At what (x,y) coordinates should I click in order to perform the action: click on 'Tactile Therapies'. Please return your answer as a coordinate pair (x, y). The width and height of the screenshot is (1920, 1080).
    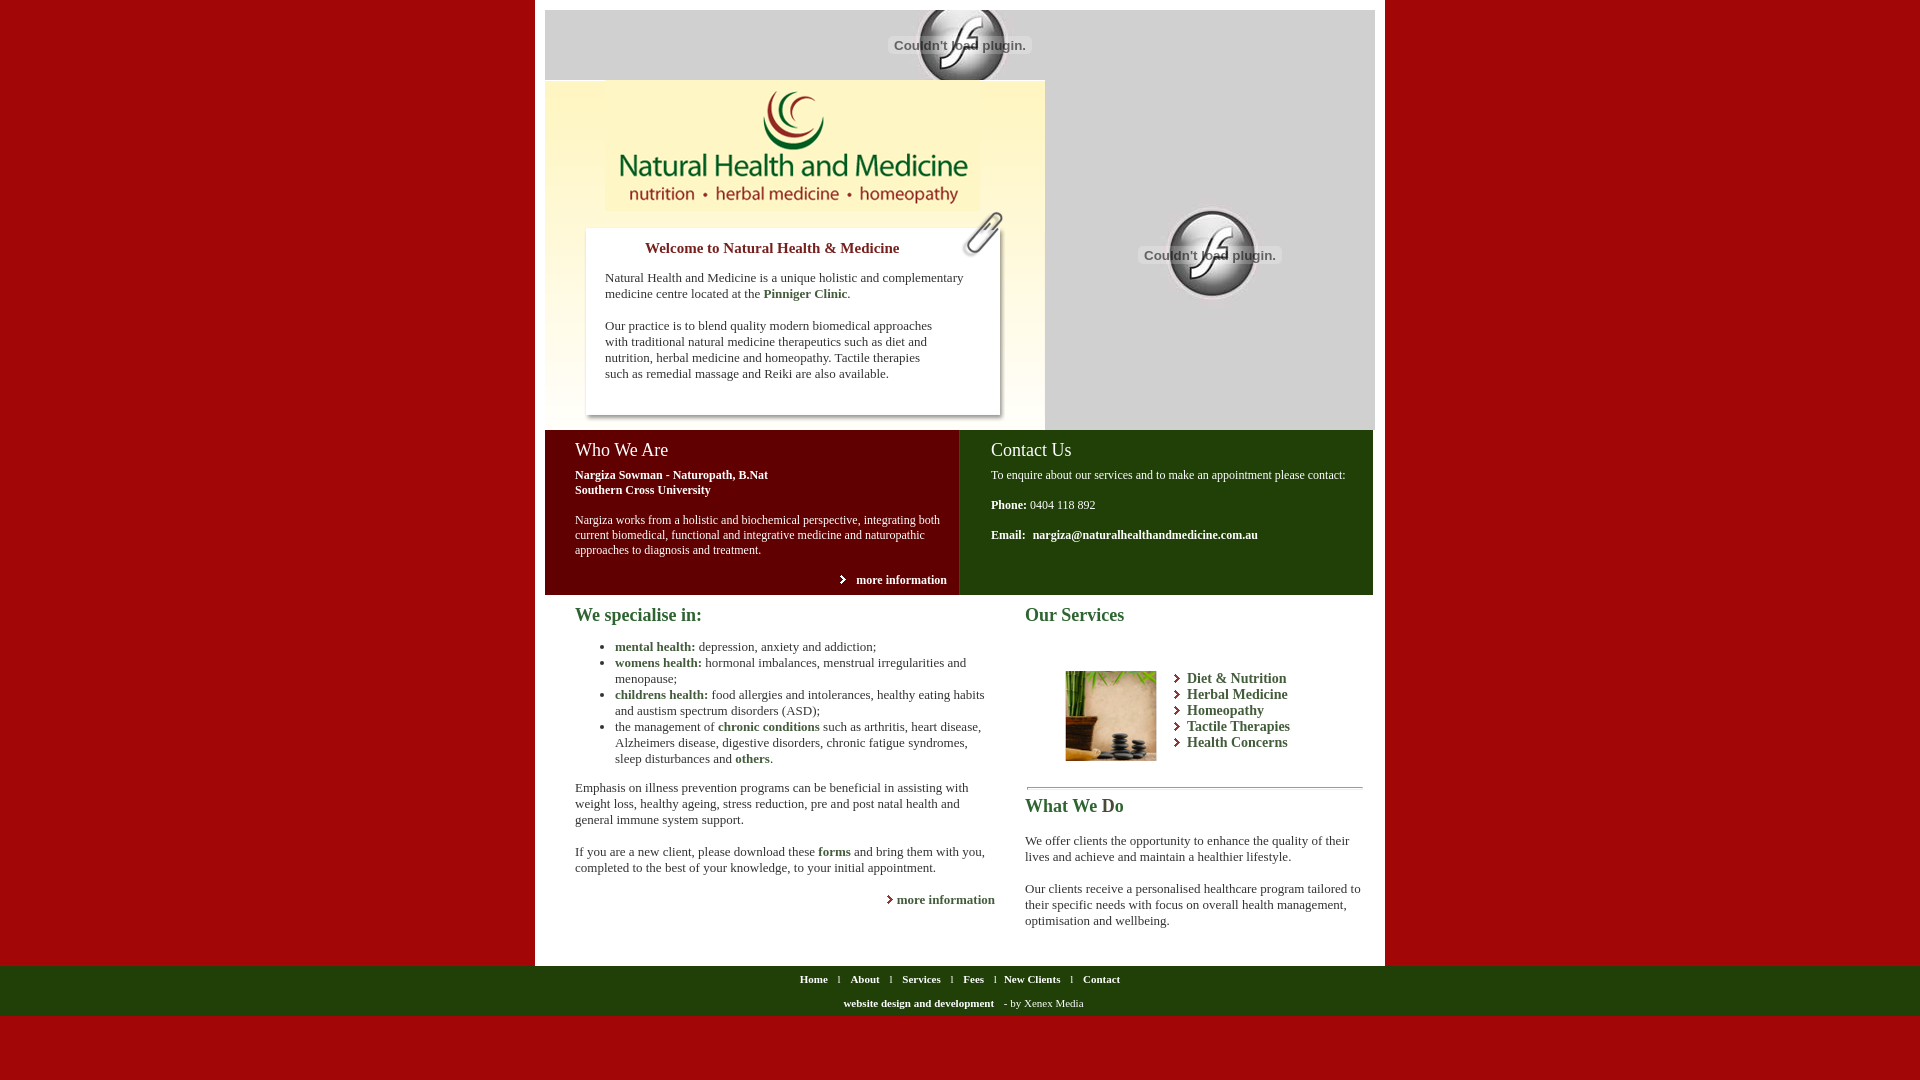
    Looking at the image, I should click on (1237, 726).